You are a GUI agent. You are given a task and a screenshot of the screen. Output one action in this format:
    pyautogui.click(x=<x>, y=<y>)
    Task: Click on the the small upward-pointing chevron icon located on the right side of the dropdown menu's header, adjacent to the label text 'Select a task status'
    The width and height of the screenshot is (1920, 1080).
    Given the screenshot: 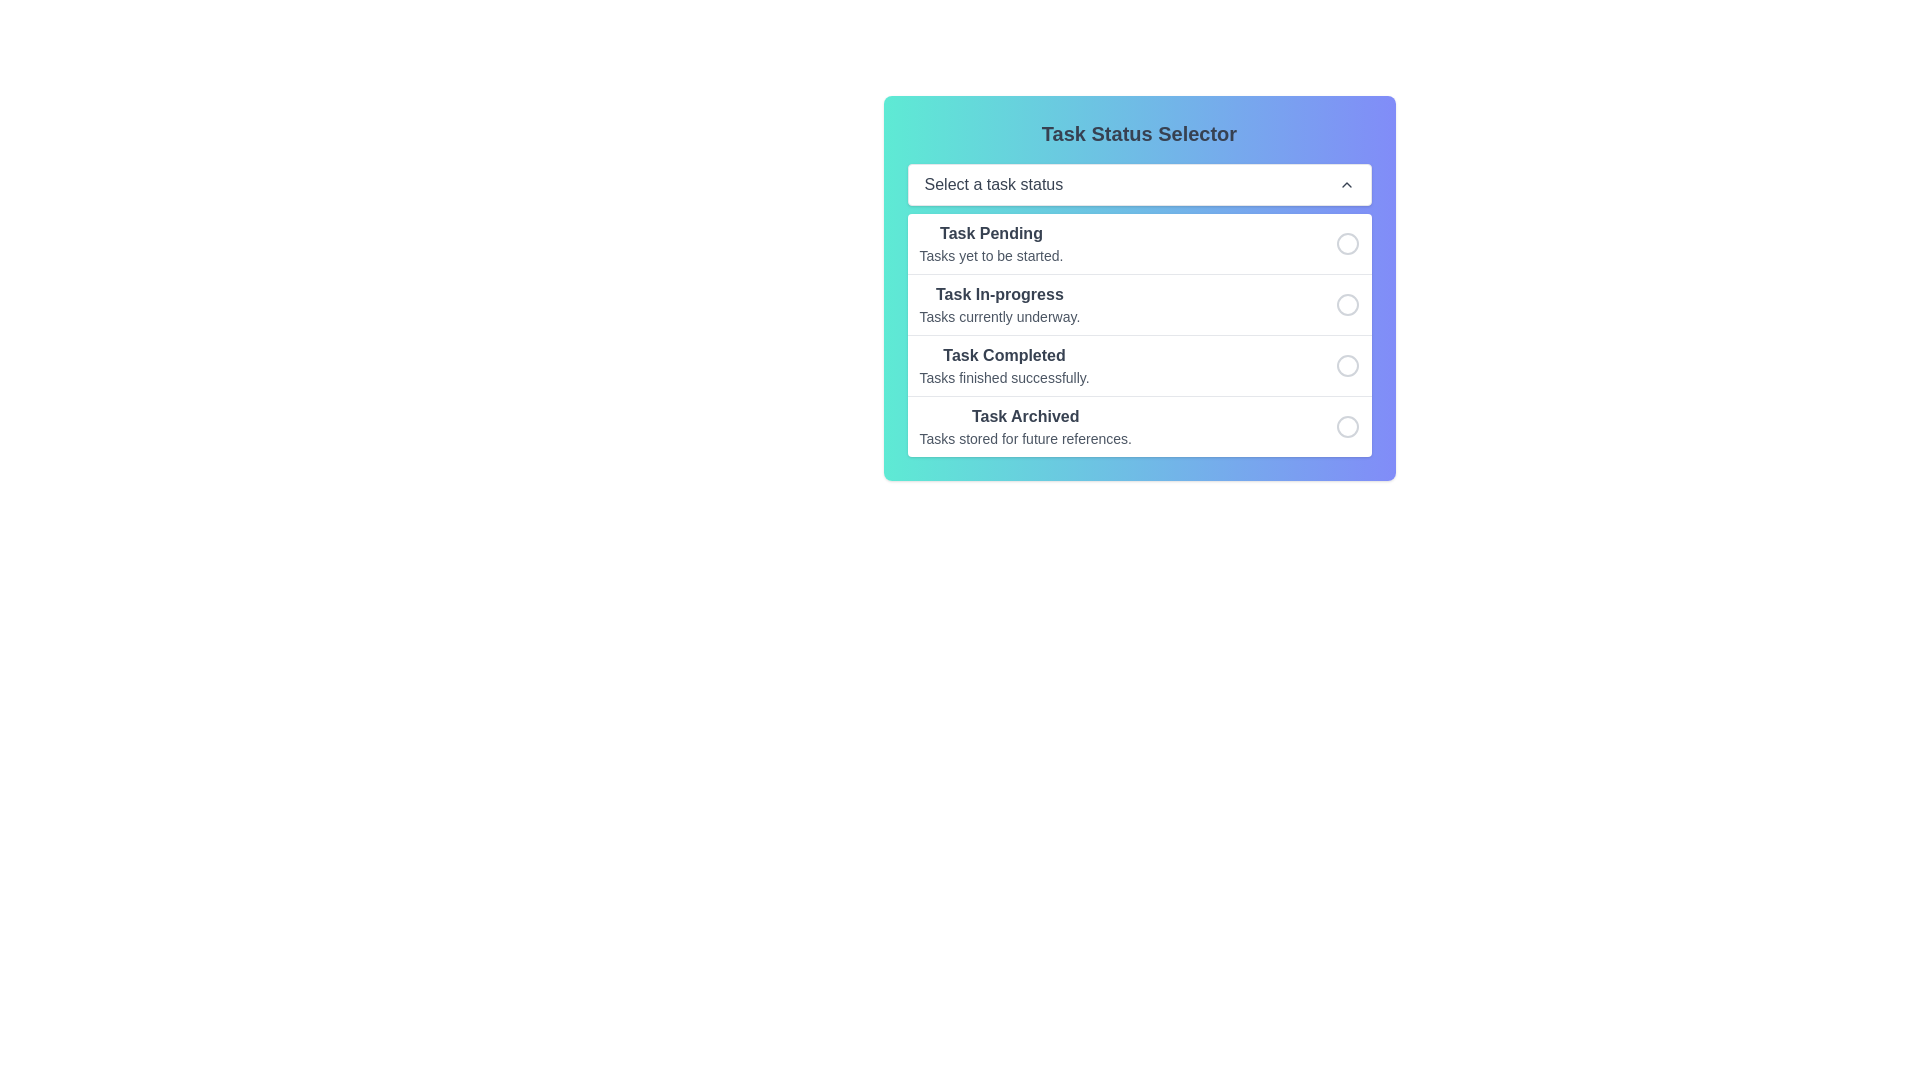 What is the action you would take?
    pyautogui.click(x=1346, y=185)
    